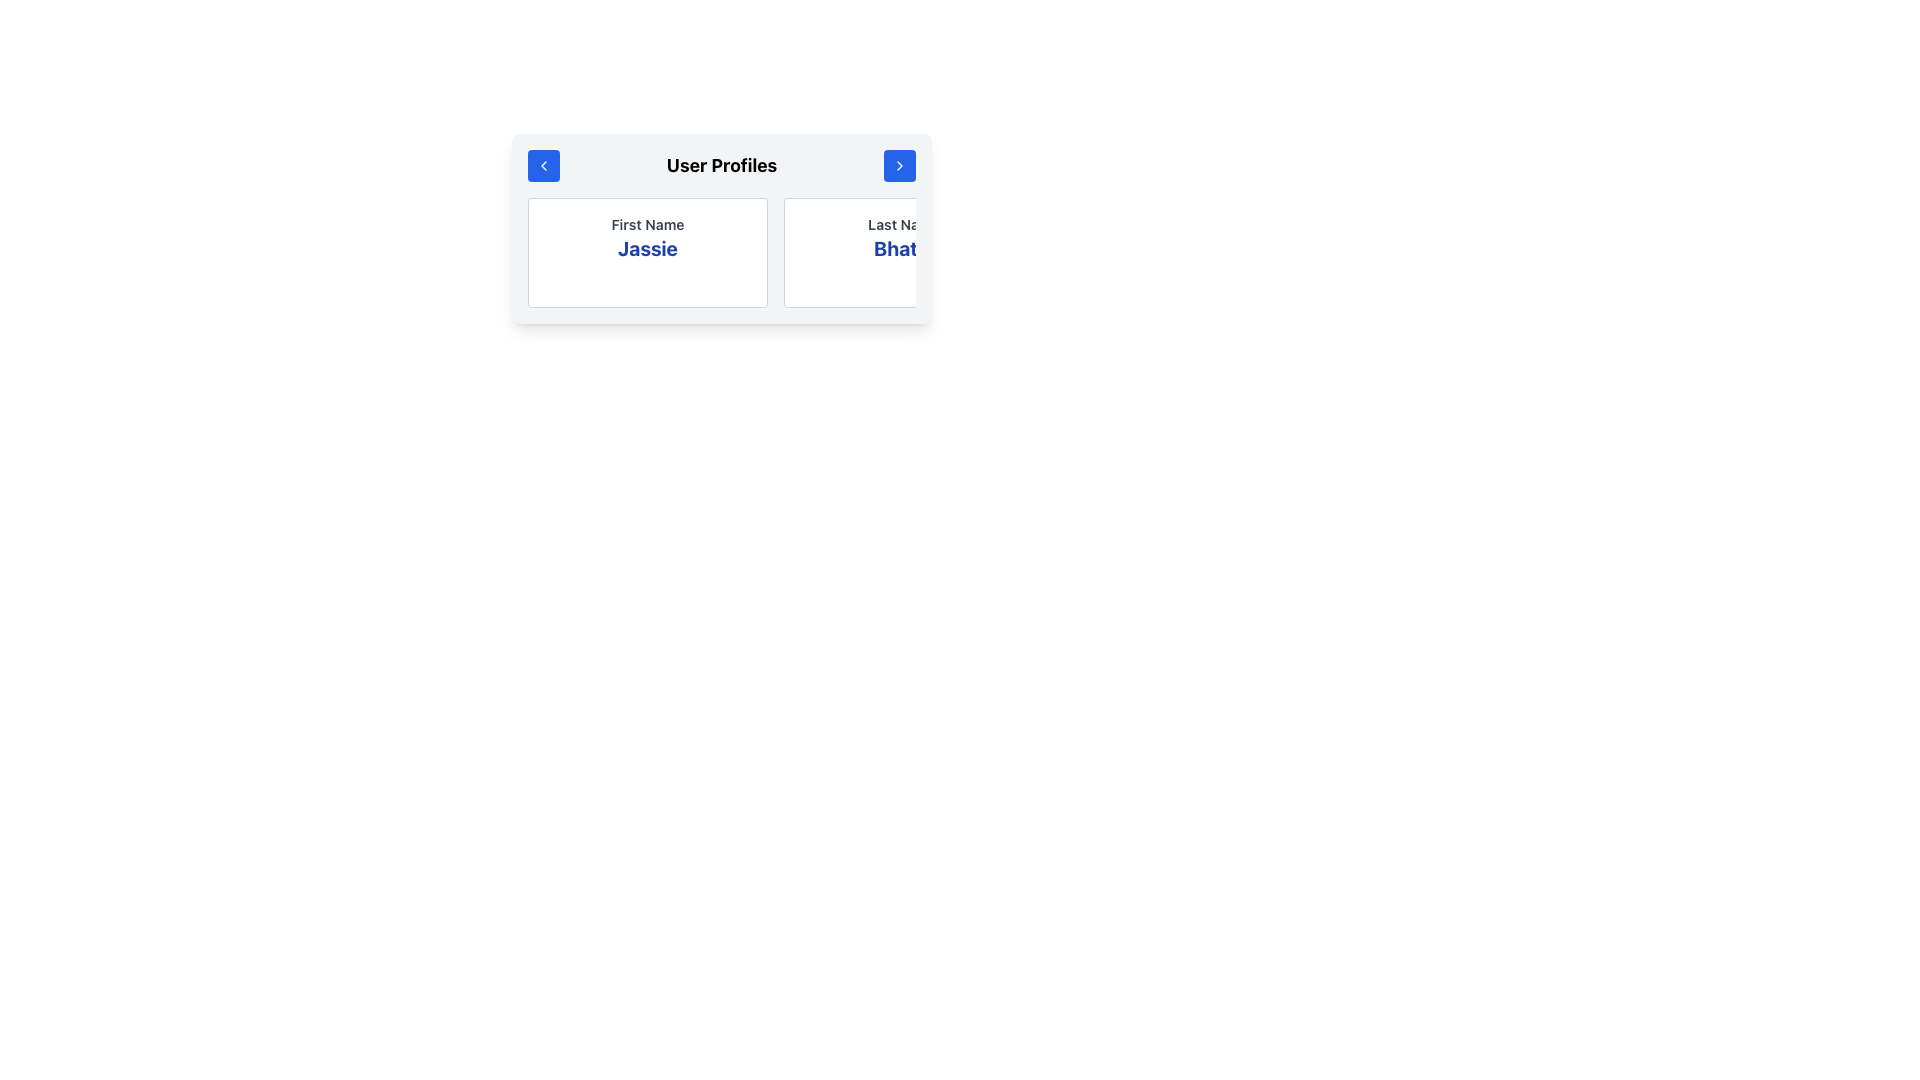 This screenshot has width=1920, height=1080. What do you see at coordinates (902, 224) in the screenshot?
I see `the 'Last Name' label element, which is positioned at the top of the right card in the 'User Profiles' section` at bounding box center [902, 224].